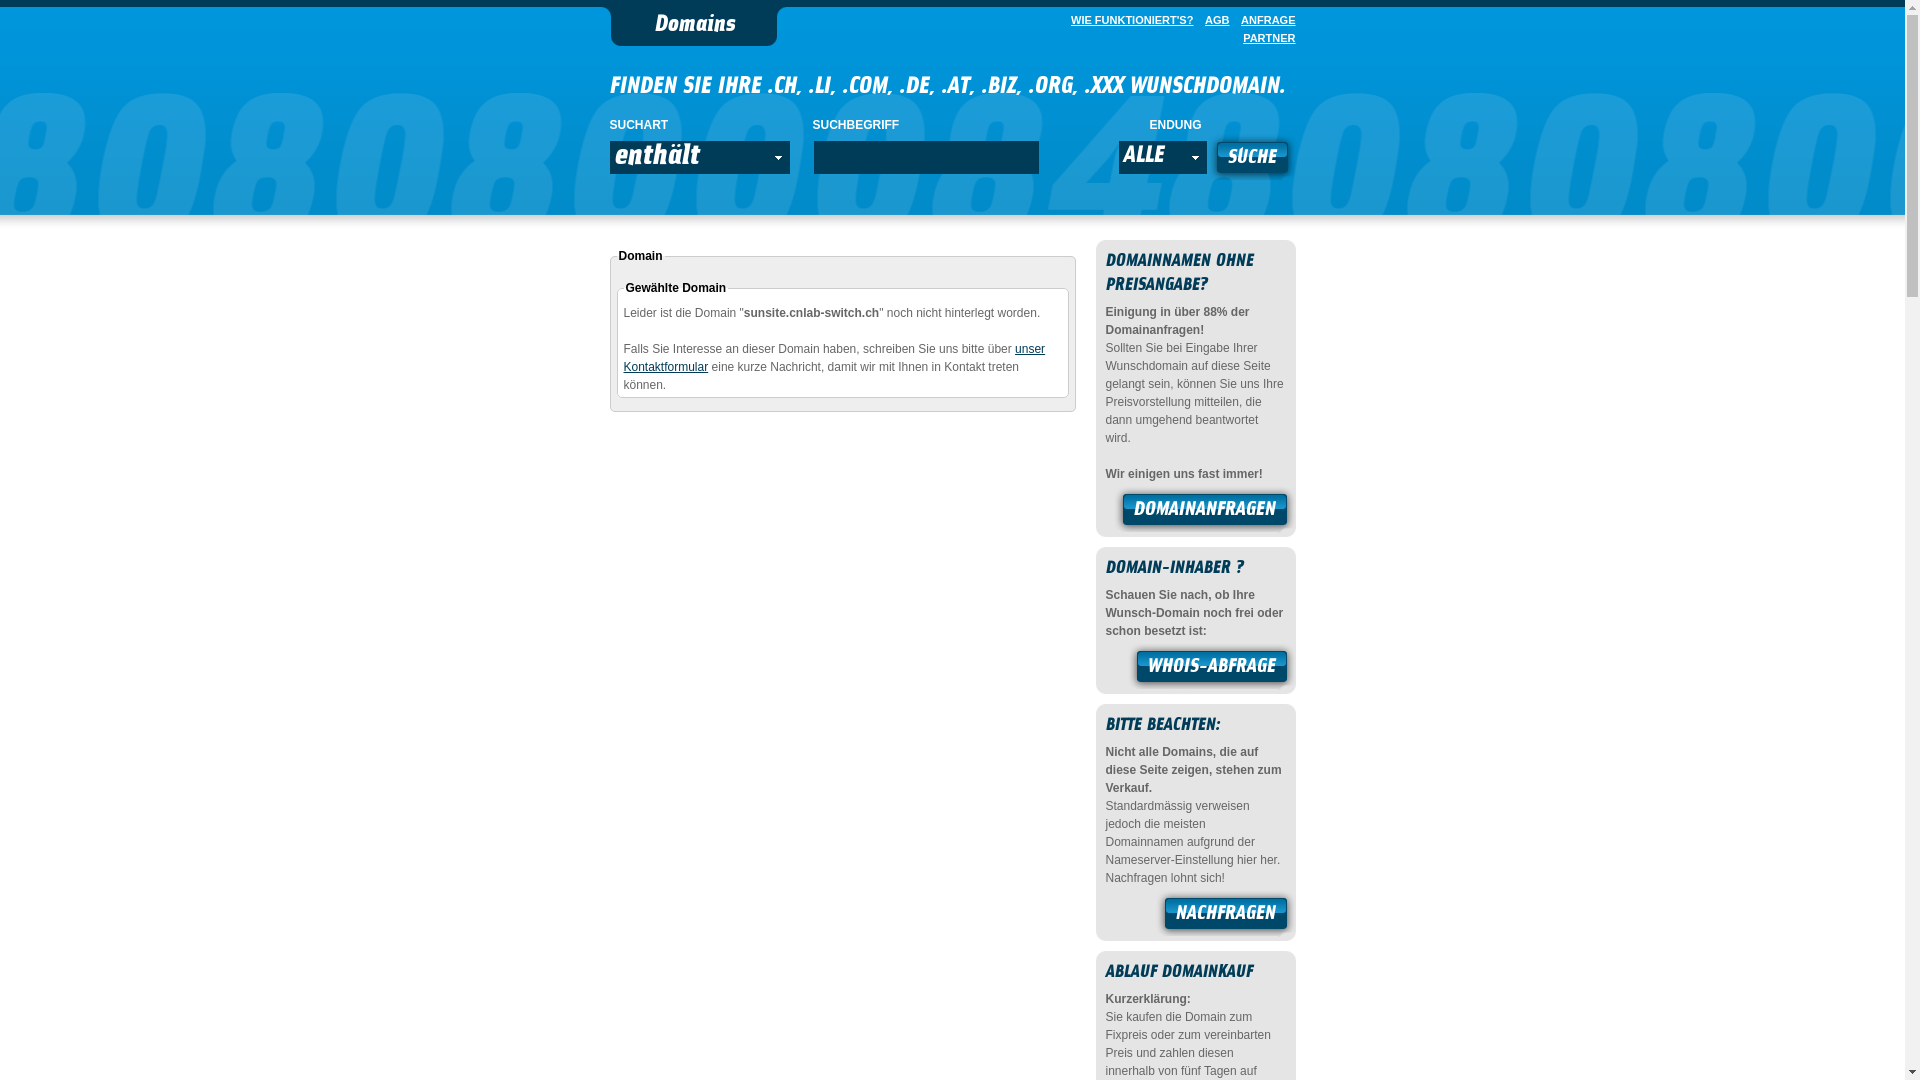  What do you see at coordinates (1212, 19) in the screenshot?
I see `'AGB'` at bounding box center [1212, 19].